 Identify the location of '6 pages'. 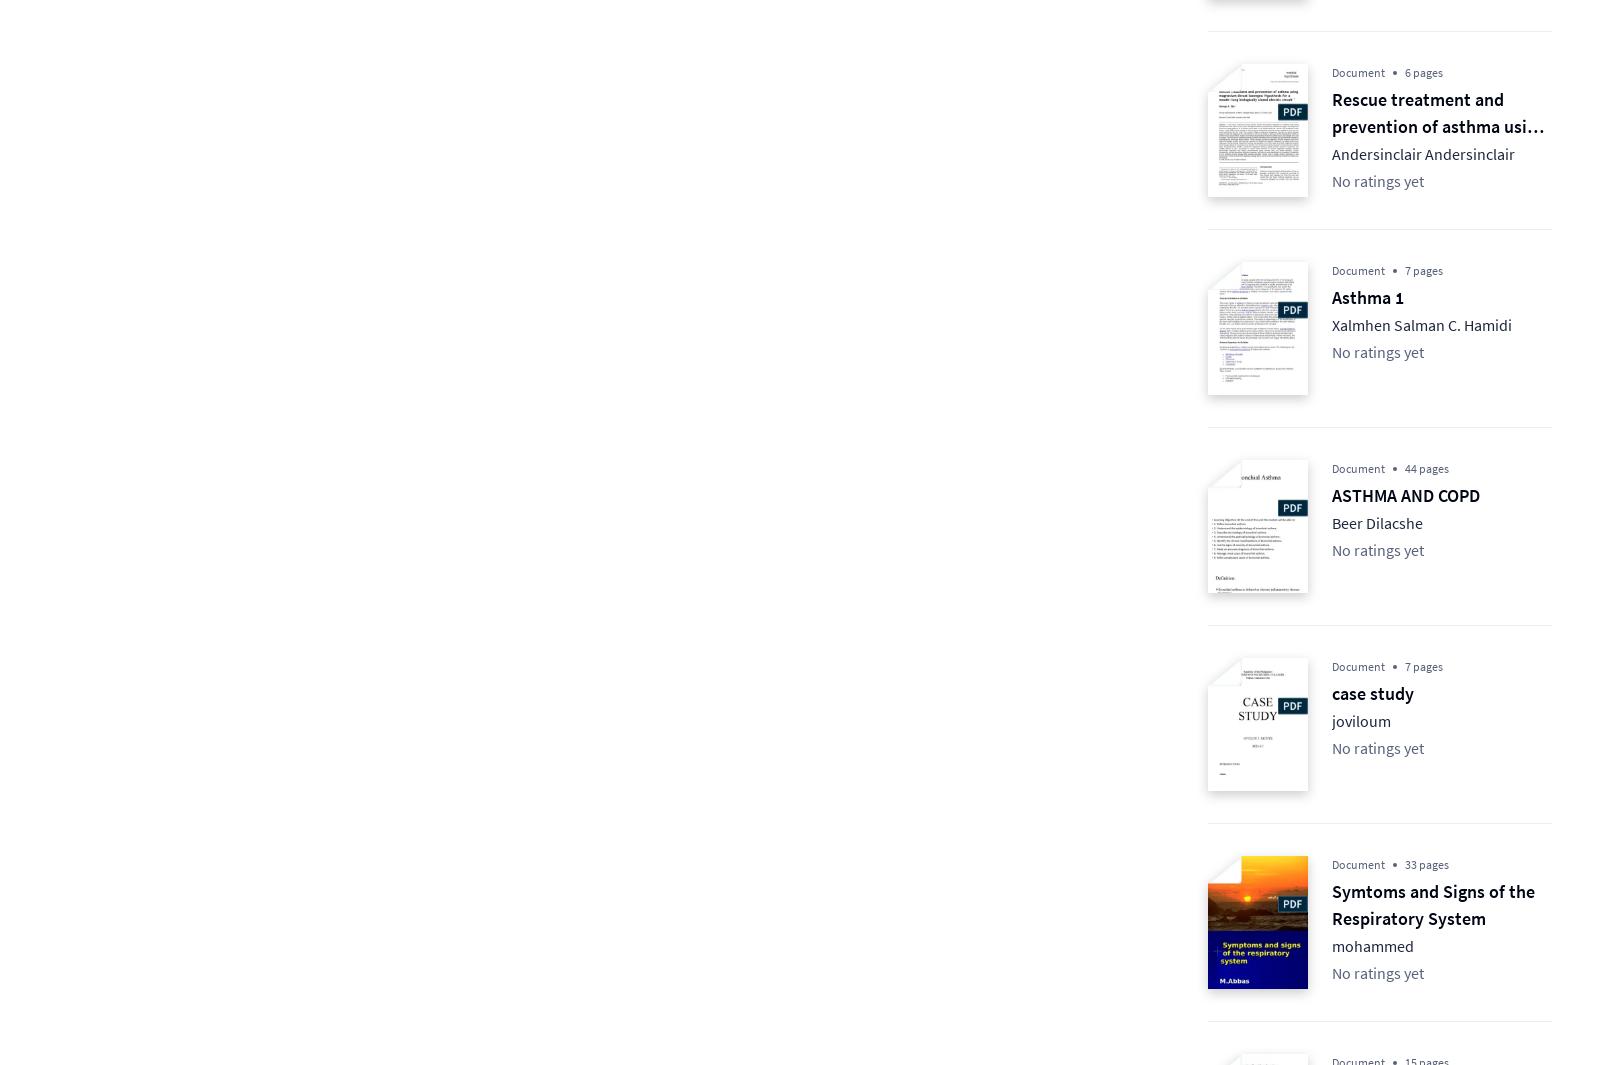
(1424, 71).